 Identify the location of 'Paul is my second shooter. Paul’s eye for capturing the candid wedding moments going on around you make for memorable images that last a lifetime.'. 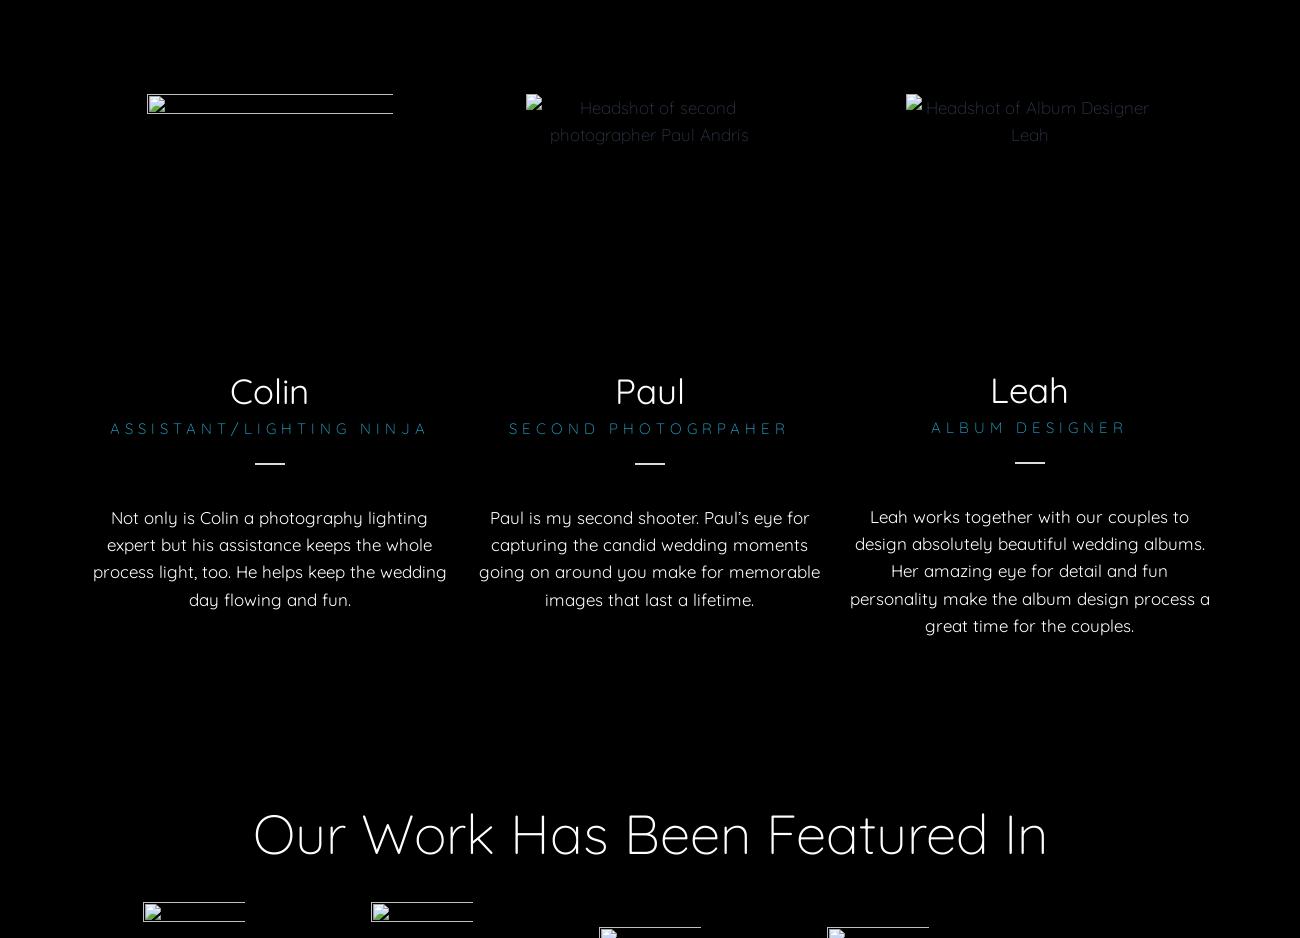
(649, 558).